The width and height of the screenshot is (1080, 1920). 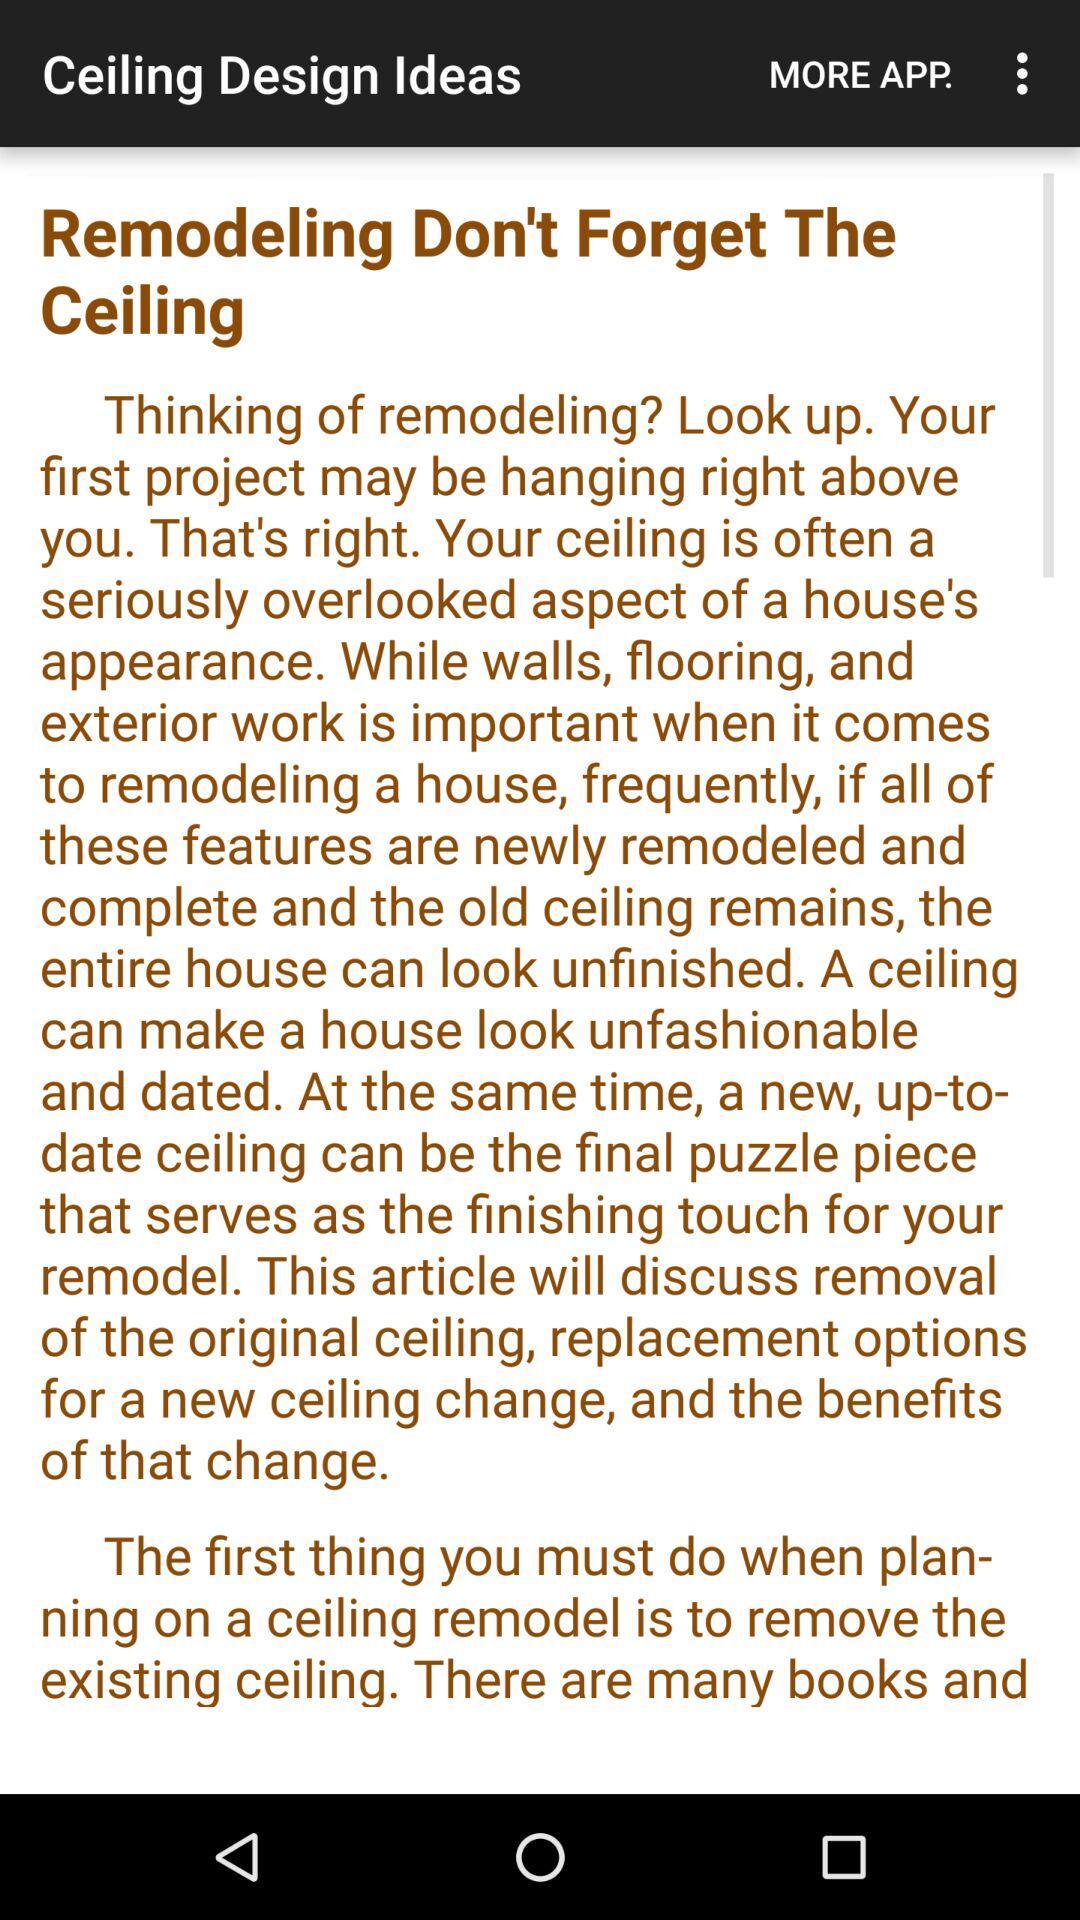 What do you see at coordinates (860, 73) in the screenshot?
I see `more app. item` at bounding box center [860, 73].